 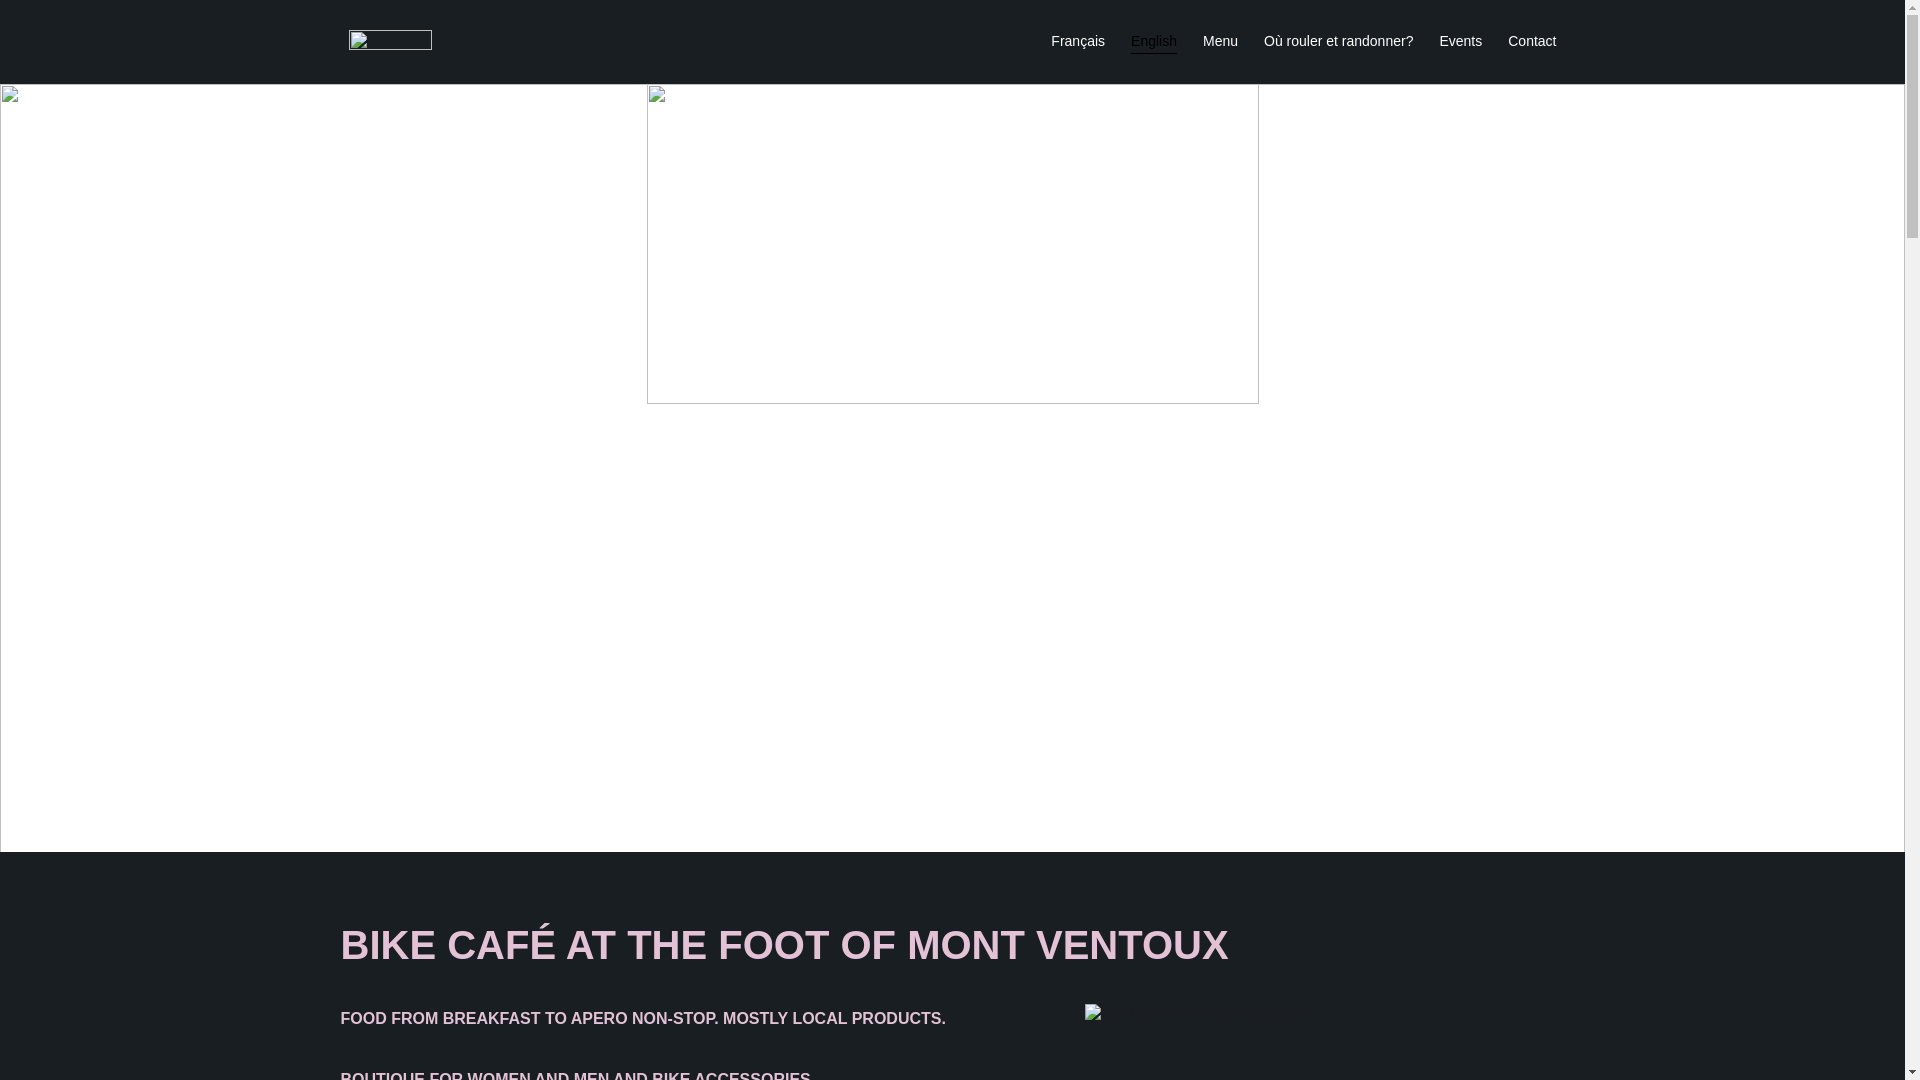 I want to click on 'Go to Instagram page', so click(x=350, y=756).